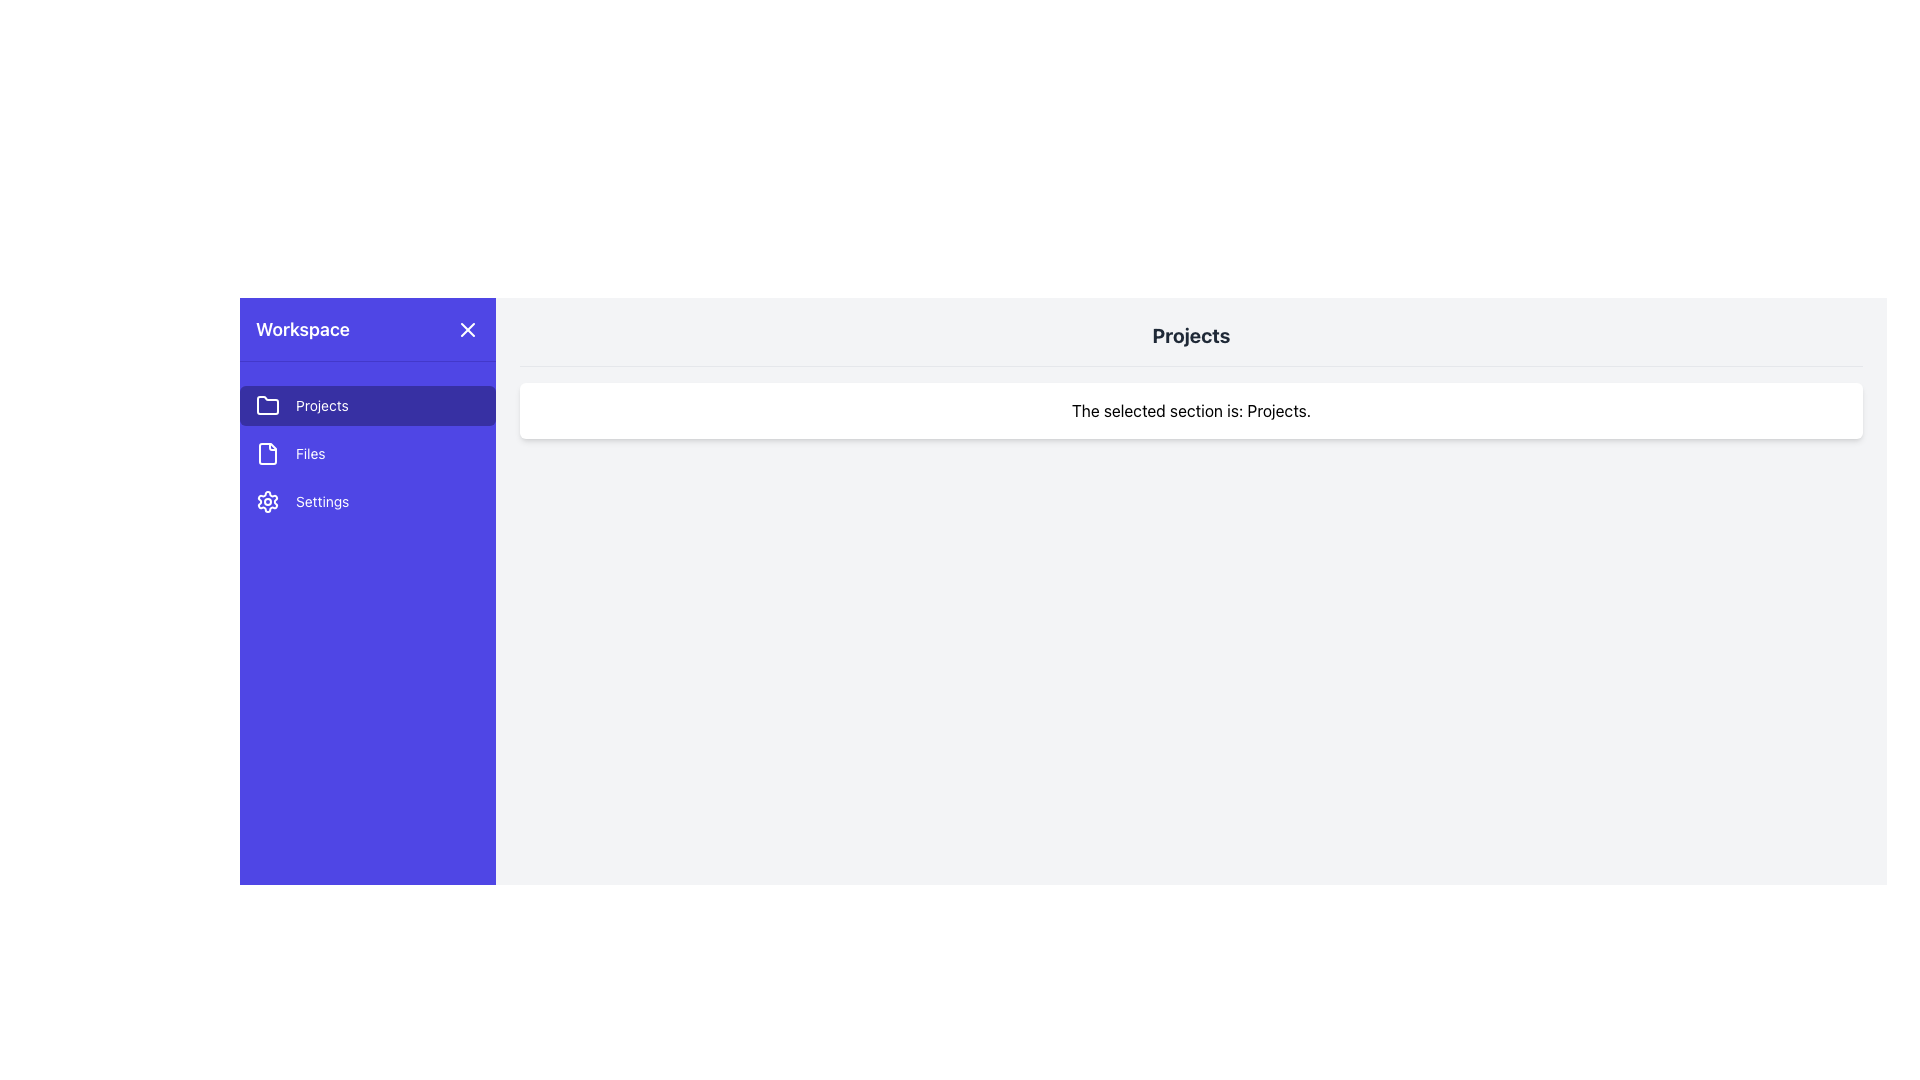 This screenshot has height=1080, width=1920. What do you see at coordinates (301, 328) in the screenshot?
I see `text from the bold, large font label displaying 'Workspace' at the top center of the sidebar's header area` at bounding box center [301, 328].